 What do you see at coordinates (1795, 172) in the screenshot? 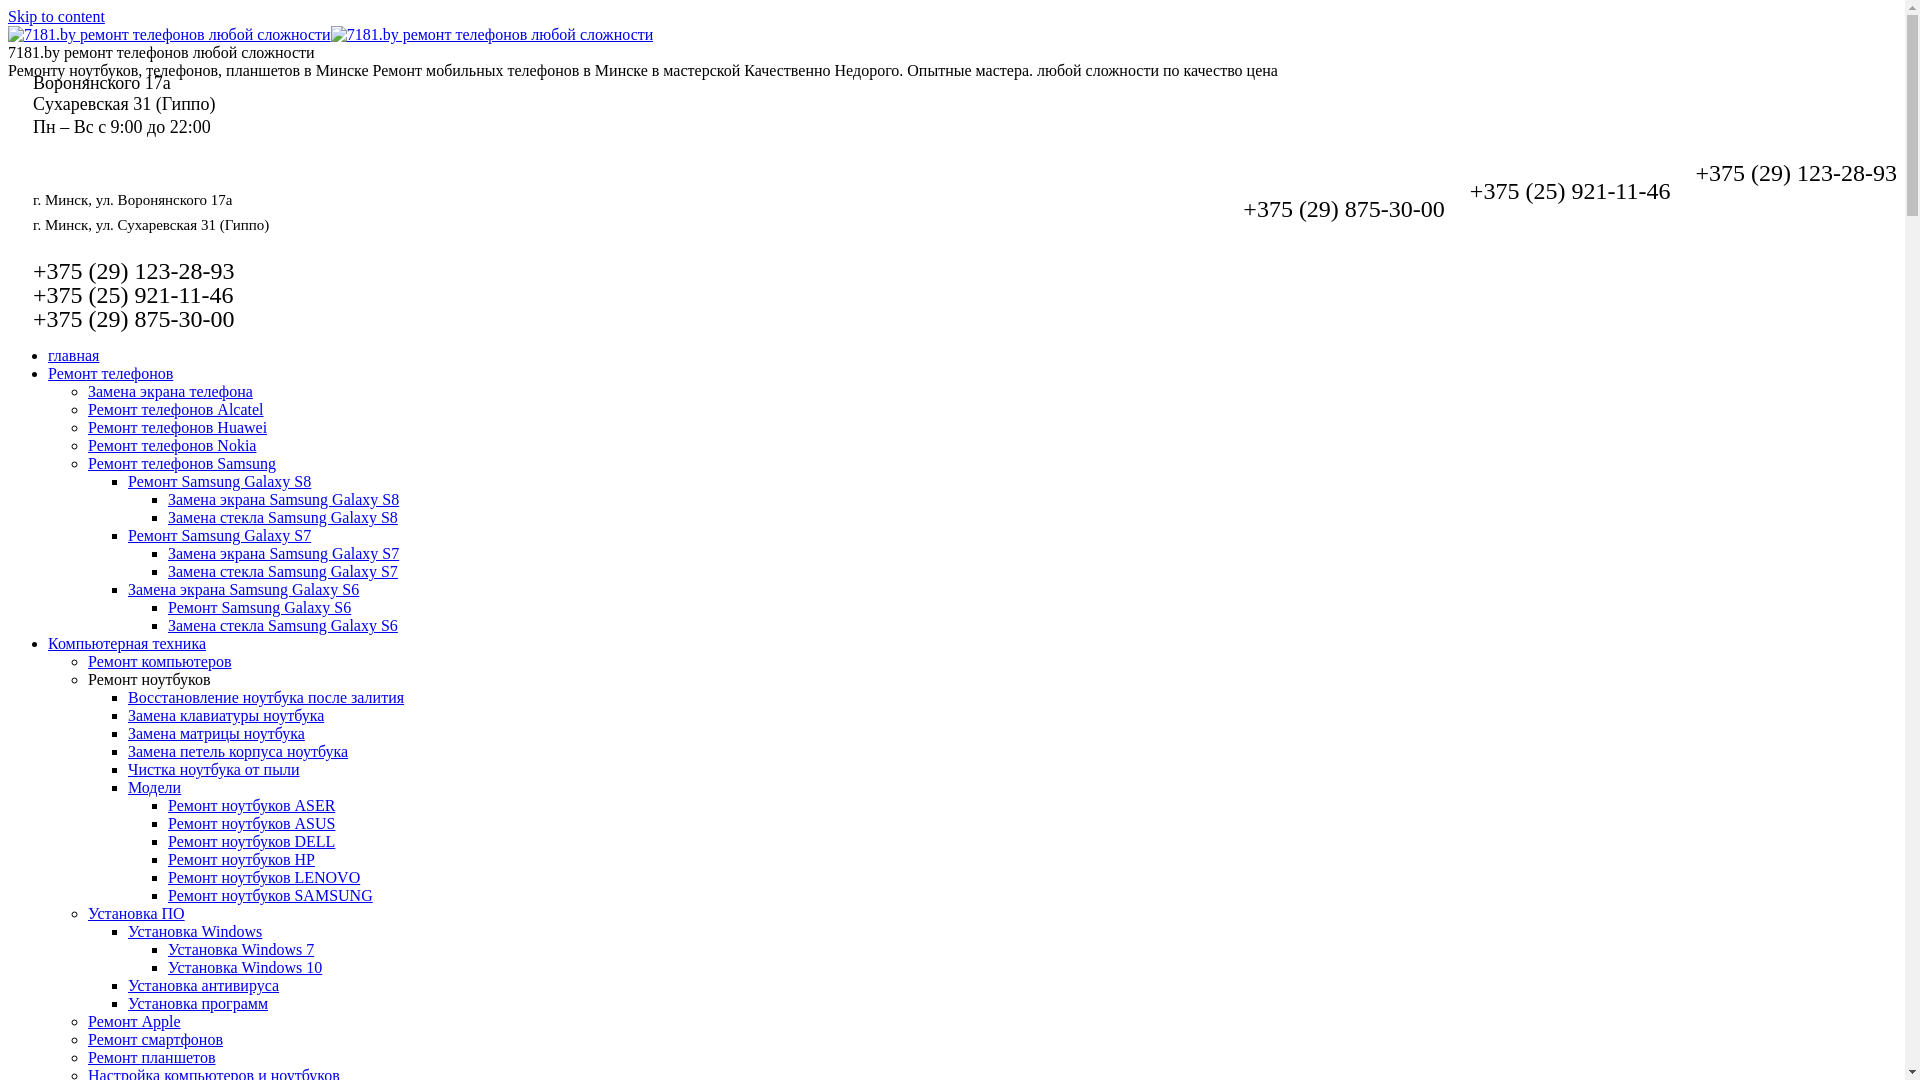
I see `'+375 (29) 123-28-93'` at bounding box center [1795, 172].